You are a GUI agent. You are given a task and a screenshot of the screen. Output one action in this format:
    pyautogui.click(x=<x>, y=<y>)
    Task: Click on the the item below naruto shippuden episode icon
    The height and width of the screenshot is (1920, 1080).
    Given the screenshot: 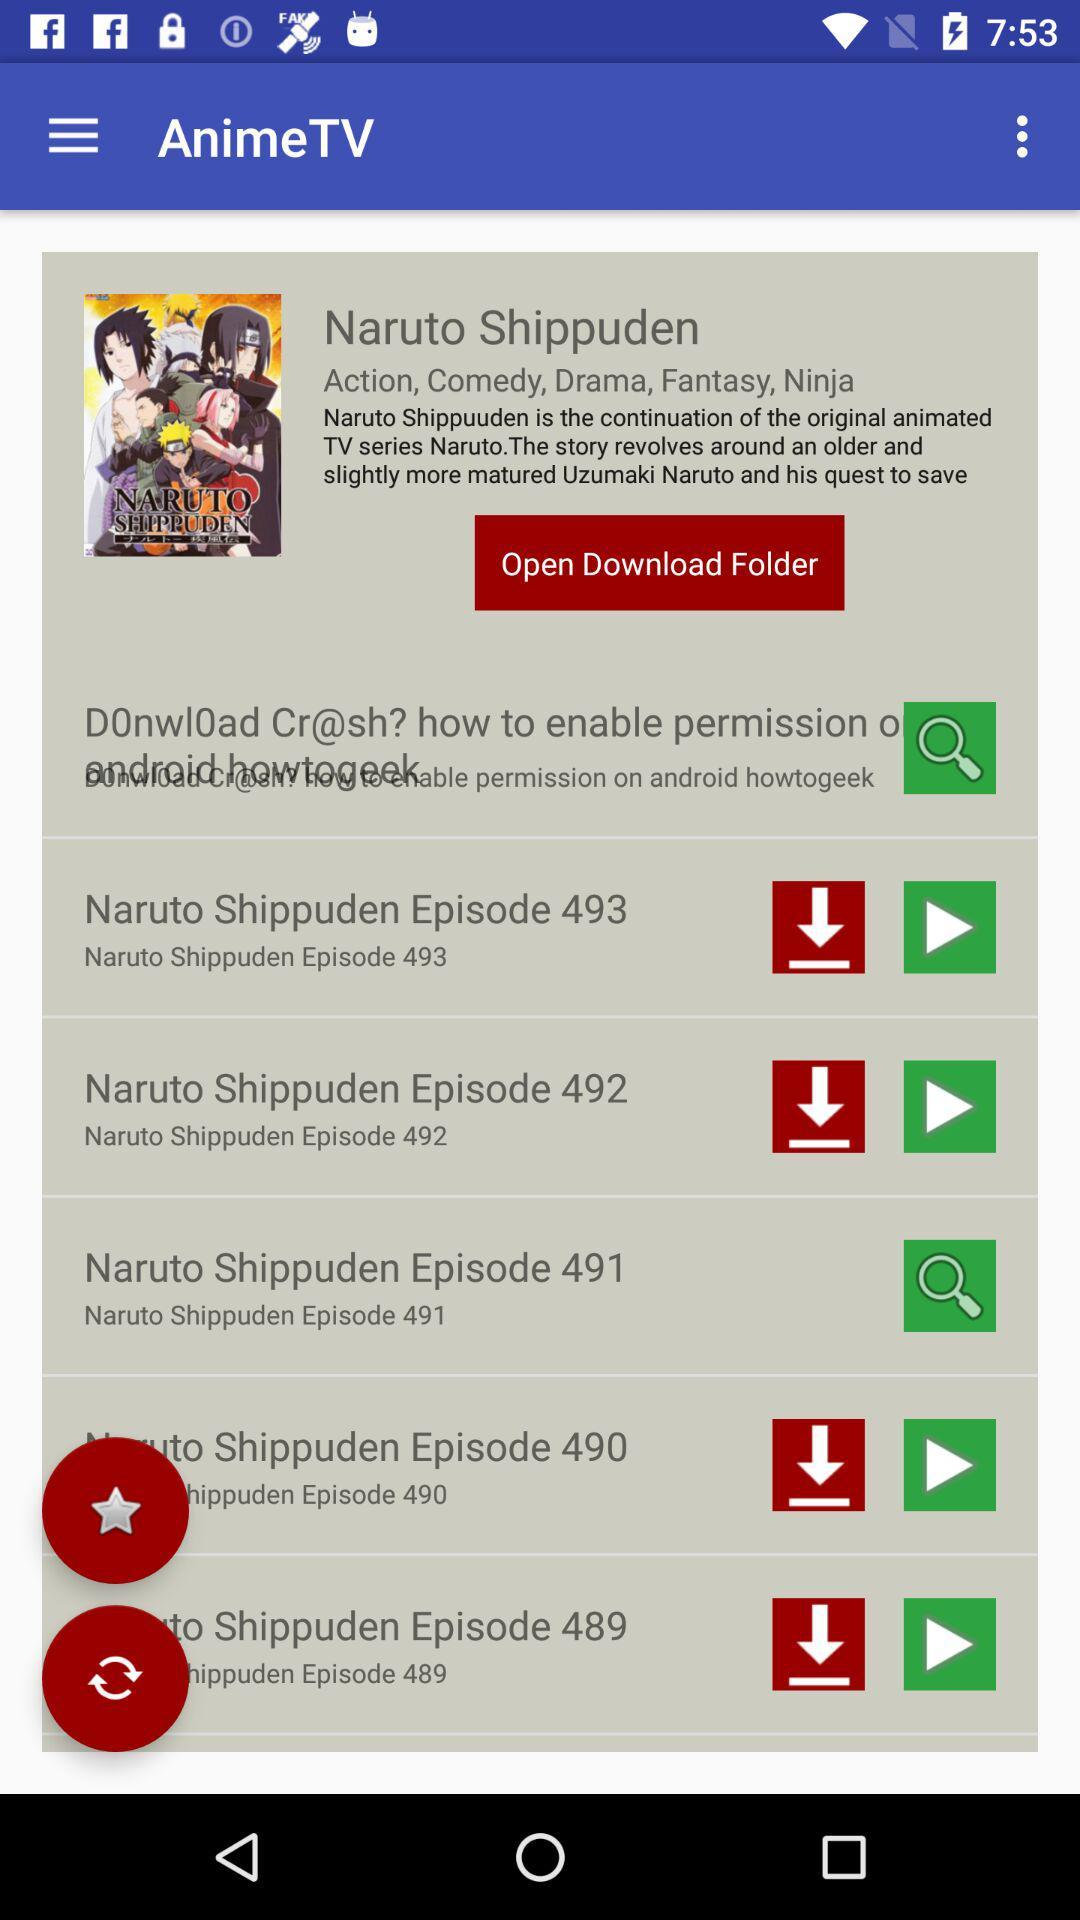 What is the action you would take?
    pyautogui.click(x=115, y=1510)
    